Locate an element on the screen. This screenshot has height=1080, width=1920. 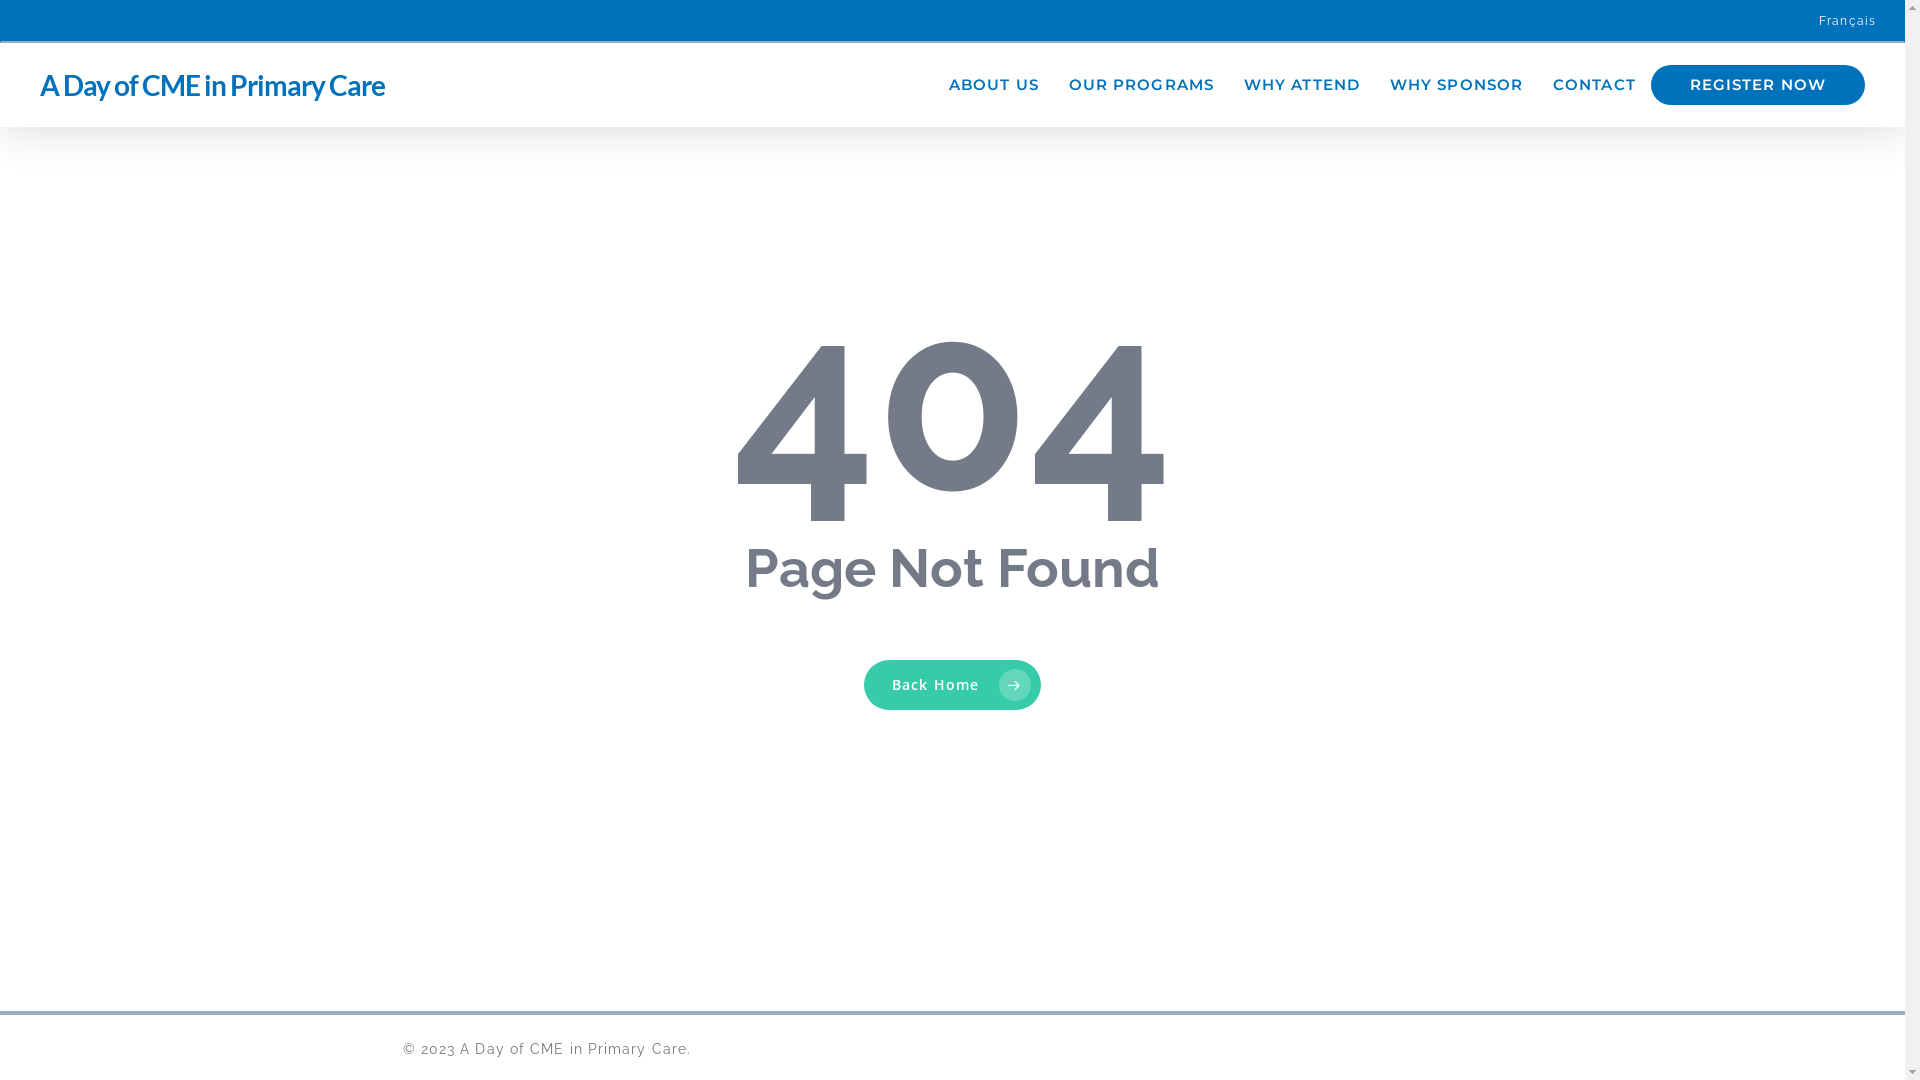
'WHY ATTEND' is located at coordinates (1301, 83).